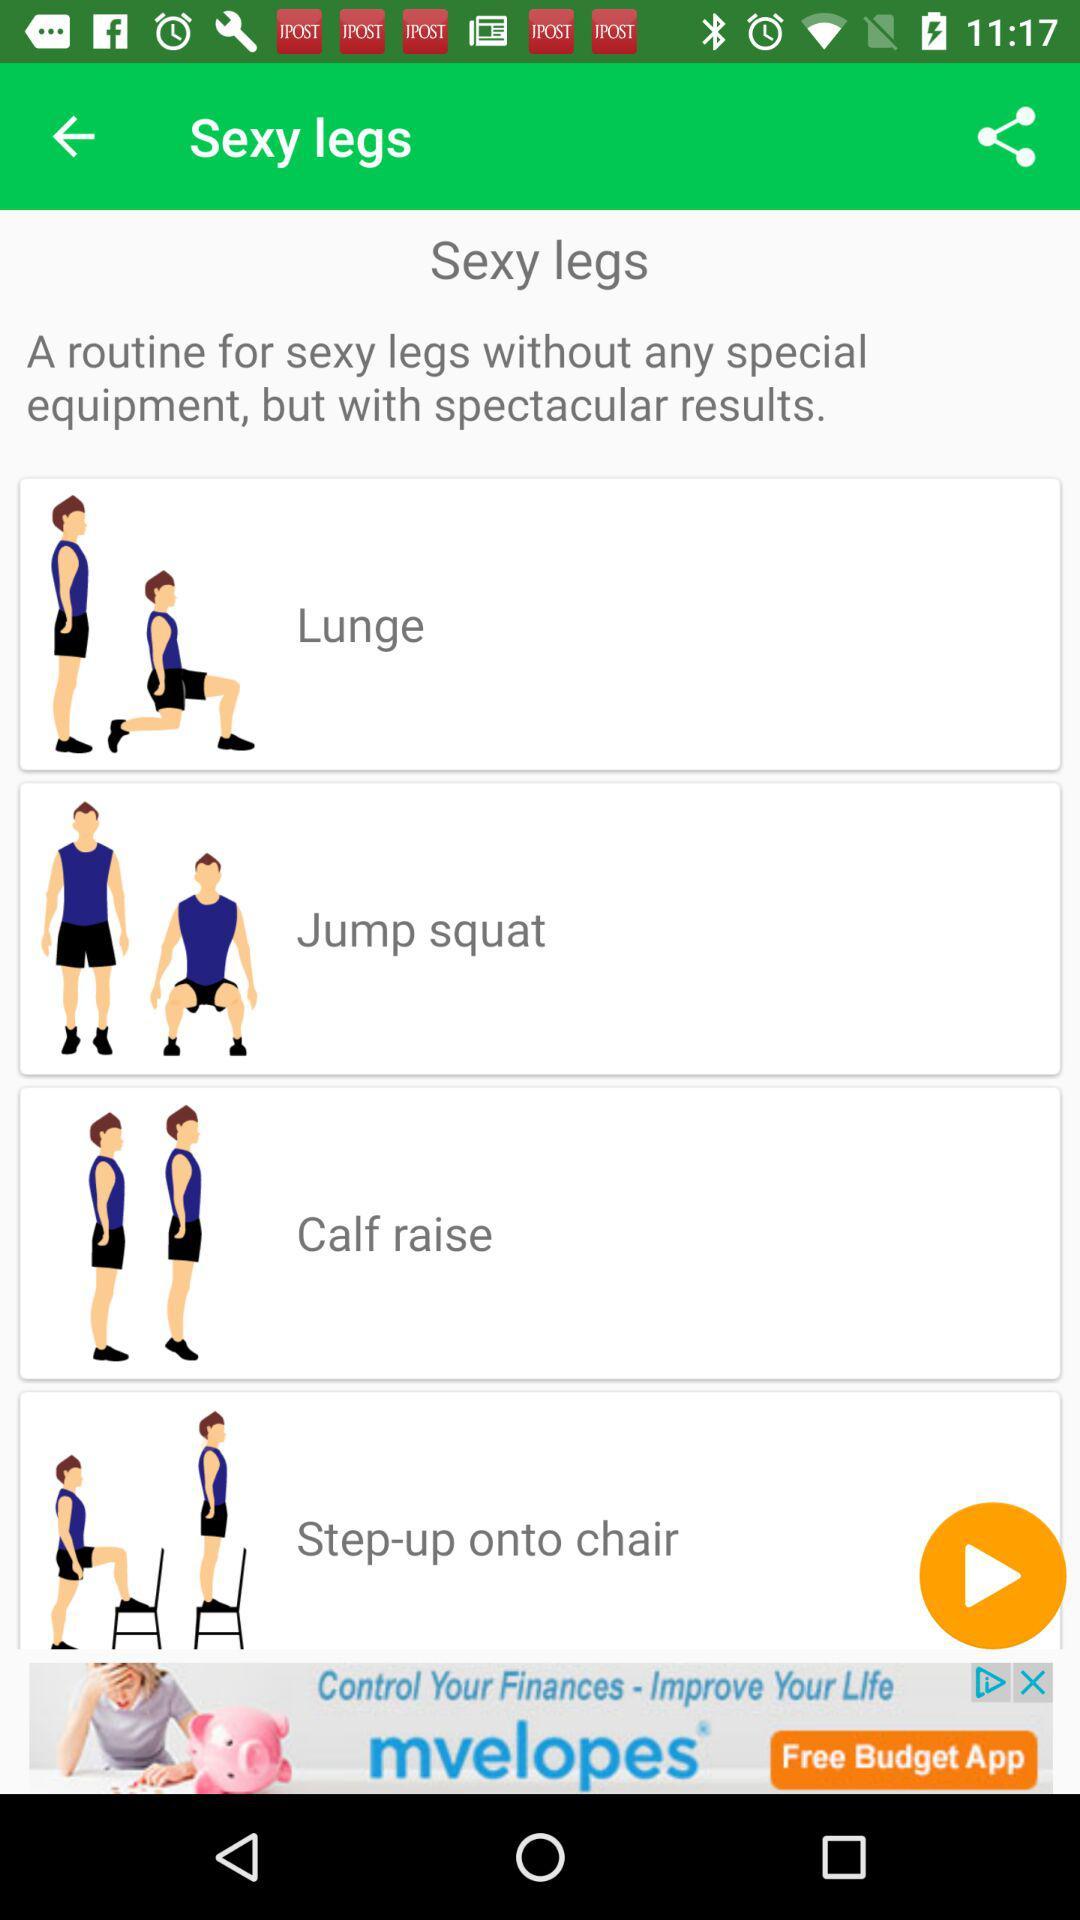 The width and height of the screenshot is (1080, 1920). What do you see at coordinates (540, 1727) in the screenshot?
I see `learn about this product` at bounding box center [540, 1727].